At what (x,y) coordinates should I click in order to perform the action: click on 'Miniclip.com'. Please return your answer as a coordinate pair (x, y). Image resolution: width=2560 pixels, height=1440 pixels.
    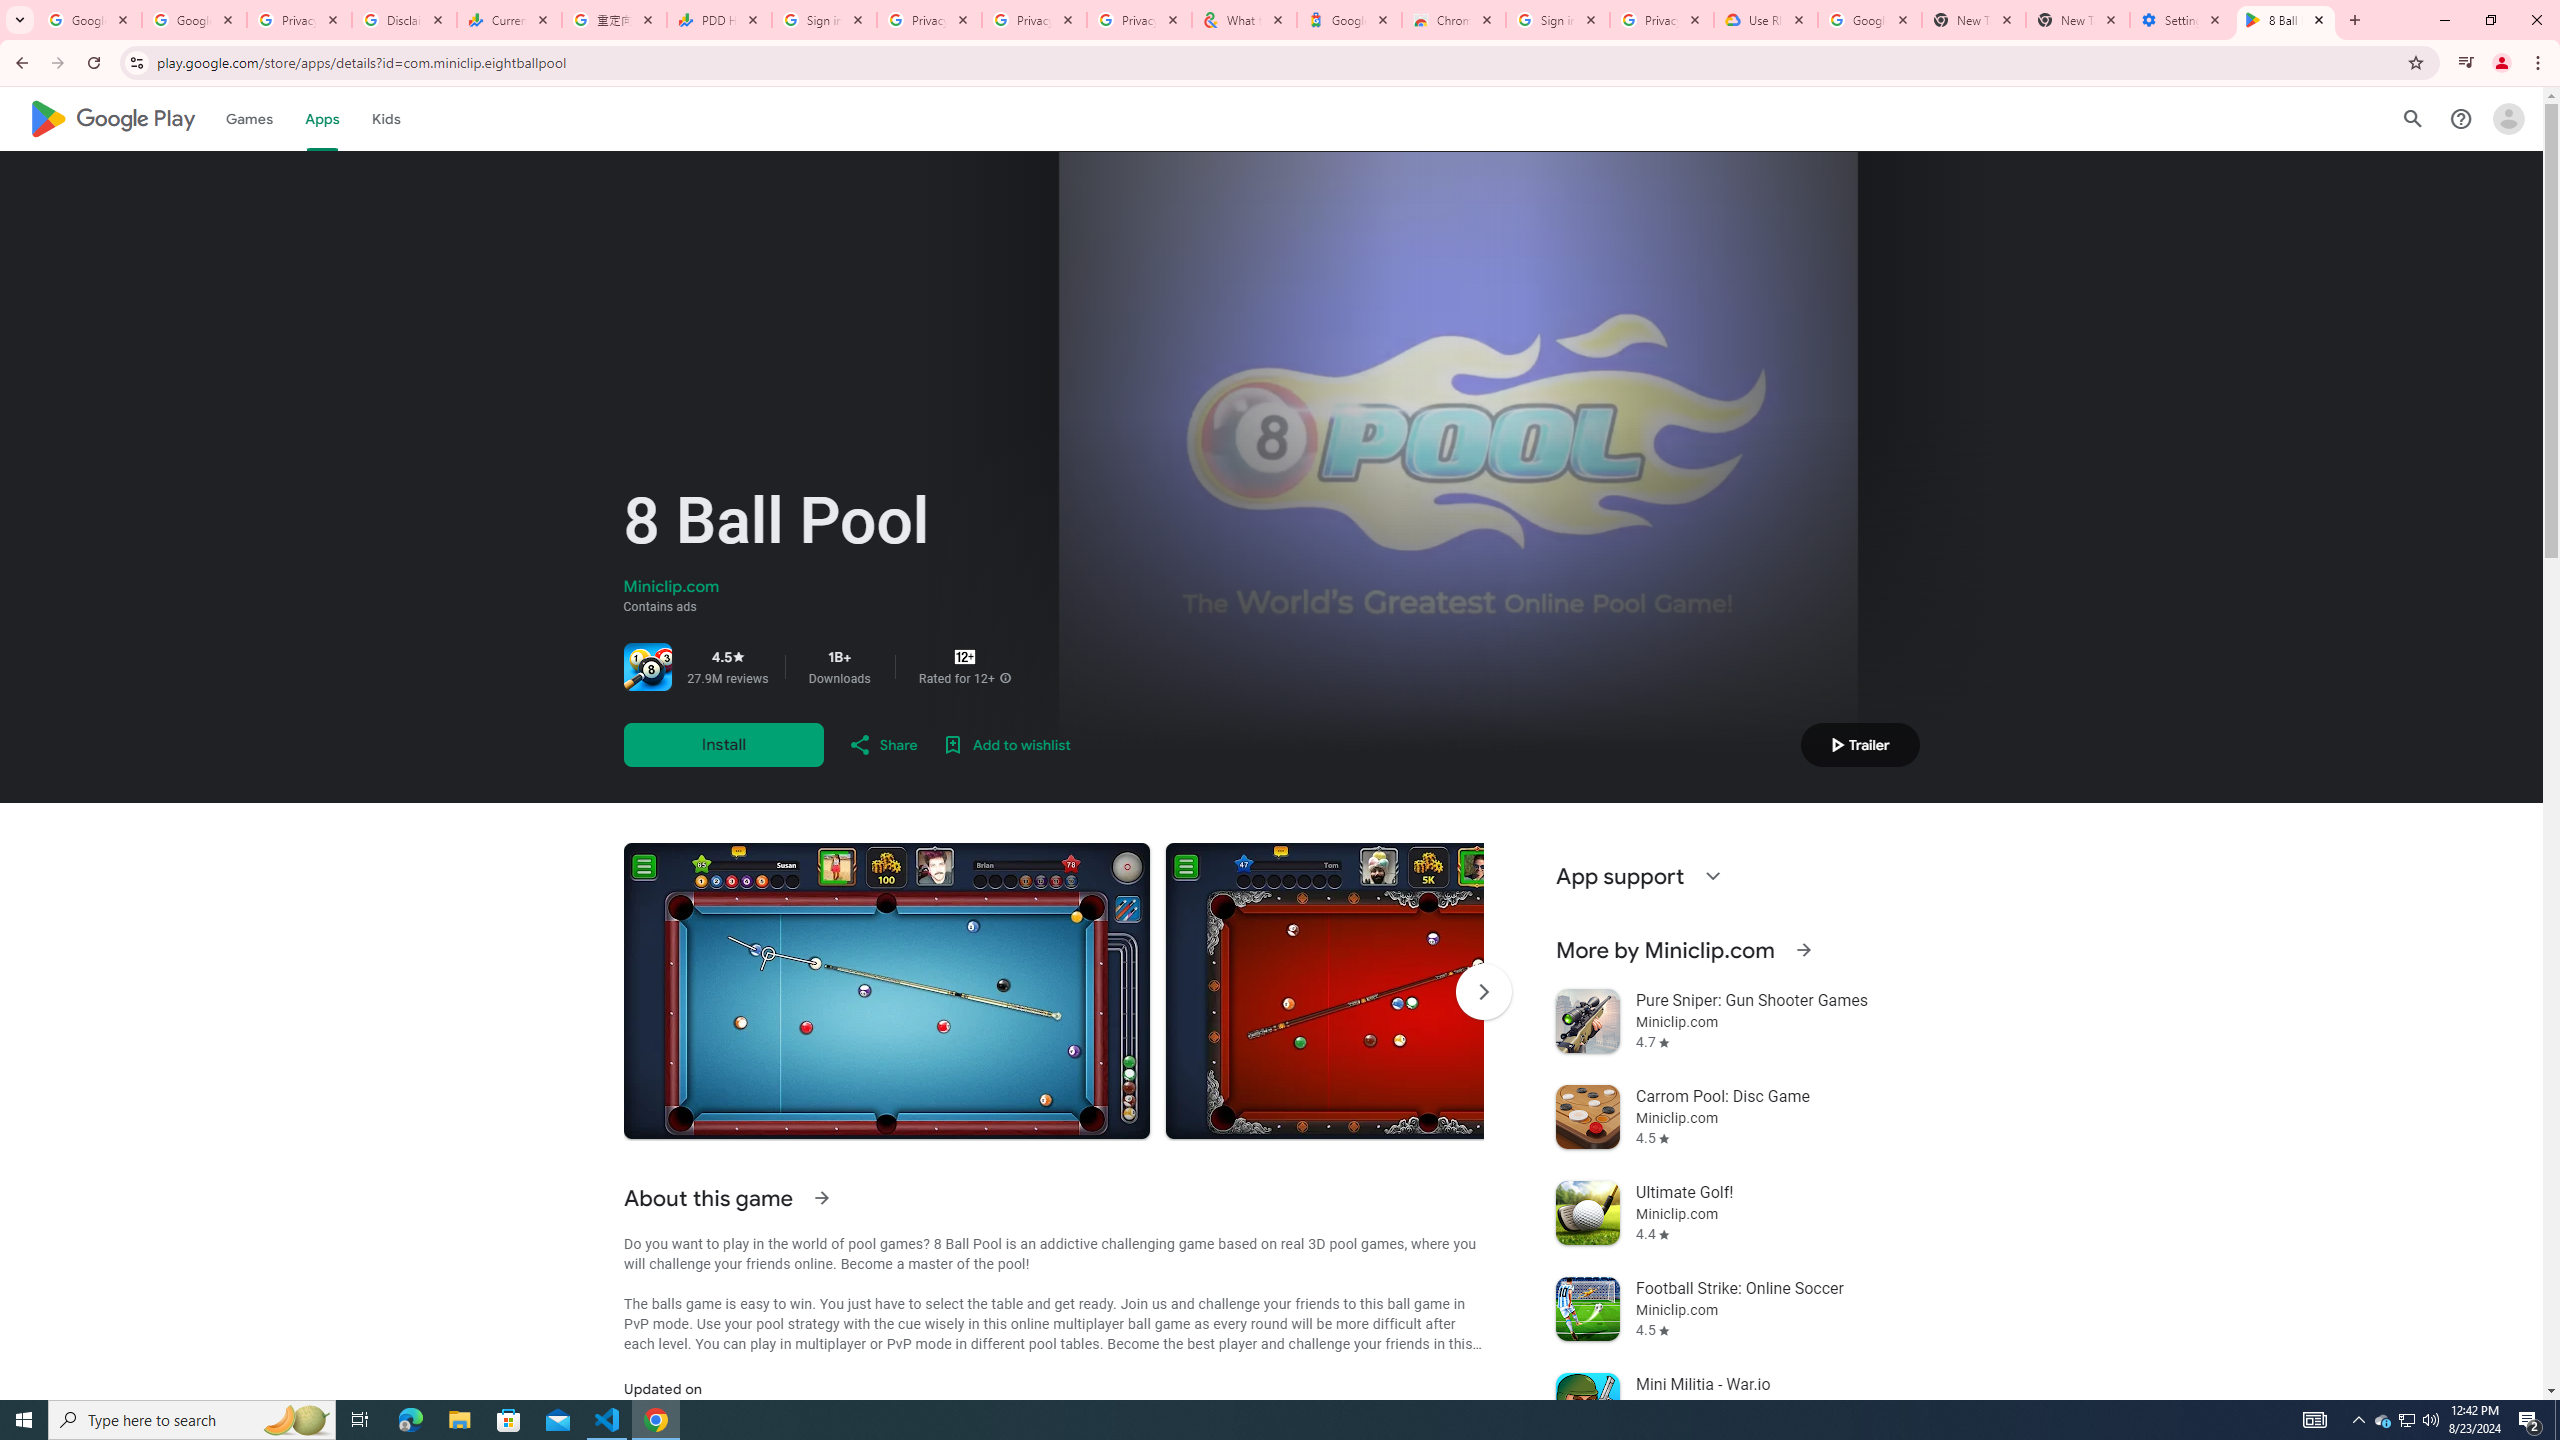
    Looking at the image, I should click on (669, 586).